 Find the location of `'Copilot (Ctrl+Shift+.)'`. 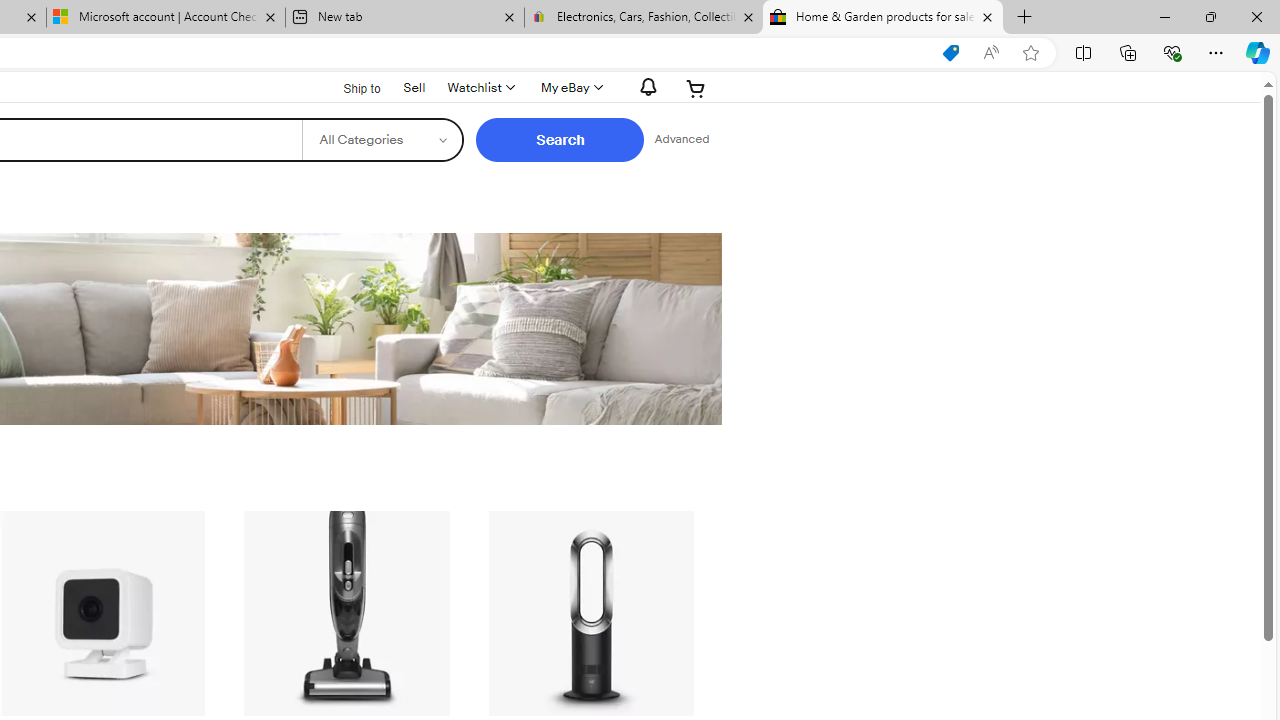

'Copilot (Ctrl+Shift+.)' is located at coordinates (1257, 51).